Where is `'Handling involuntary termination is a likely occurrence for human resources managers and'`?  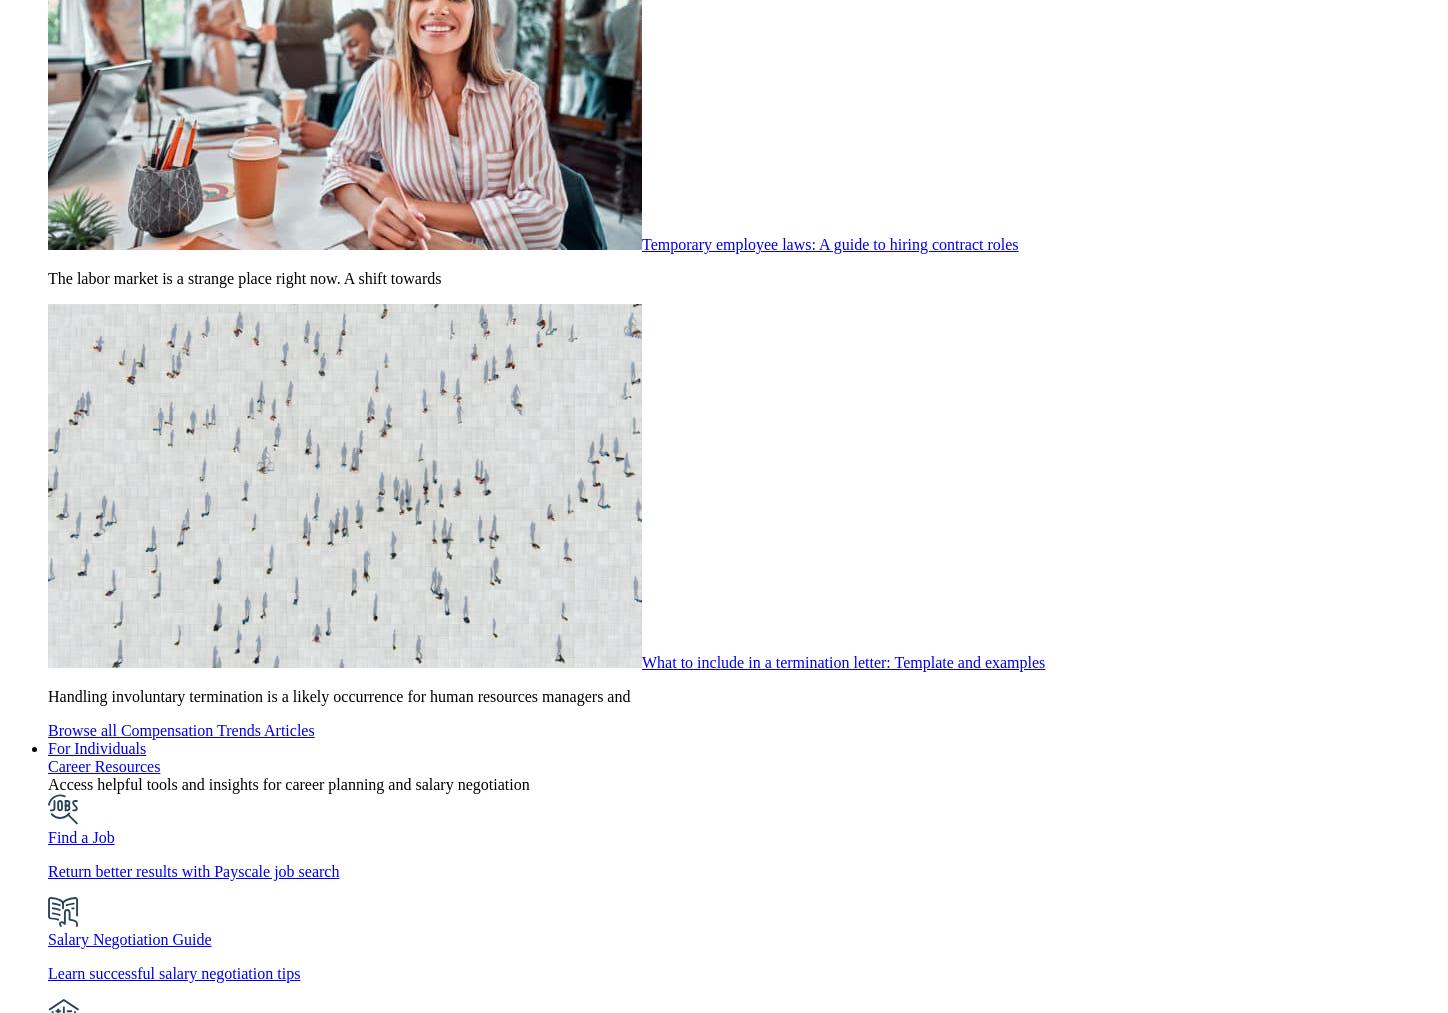
'Handling involuntary termination is a likely occurrence for human resources managers and' is located at coordinates (337, 695).